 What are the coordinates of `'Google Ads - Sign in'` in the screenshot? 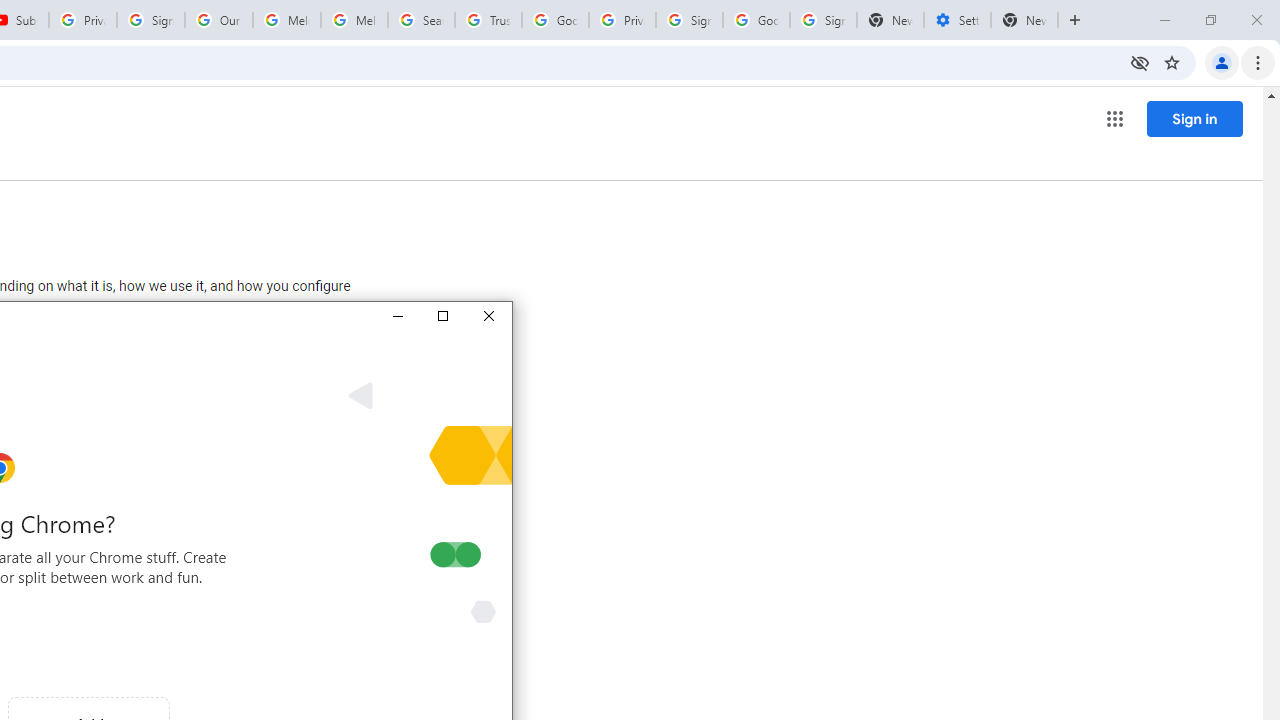 It's located at (555, 20).